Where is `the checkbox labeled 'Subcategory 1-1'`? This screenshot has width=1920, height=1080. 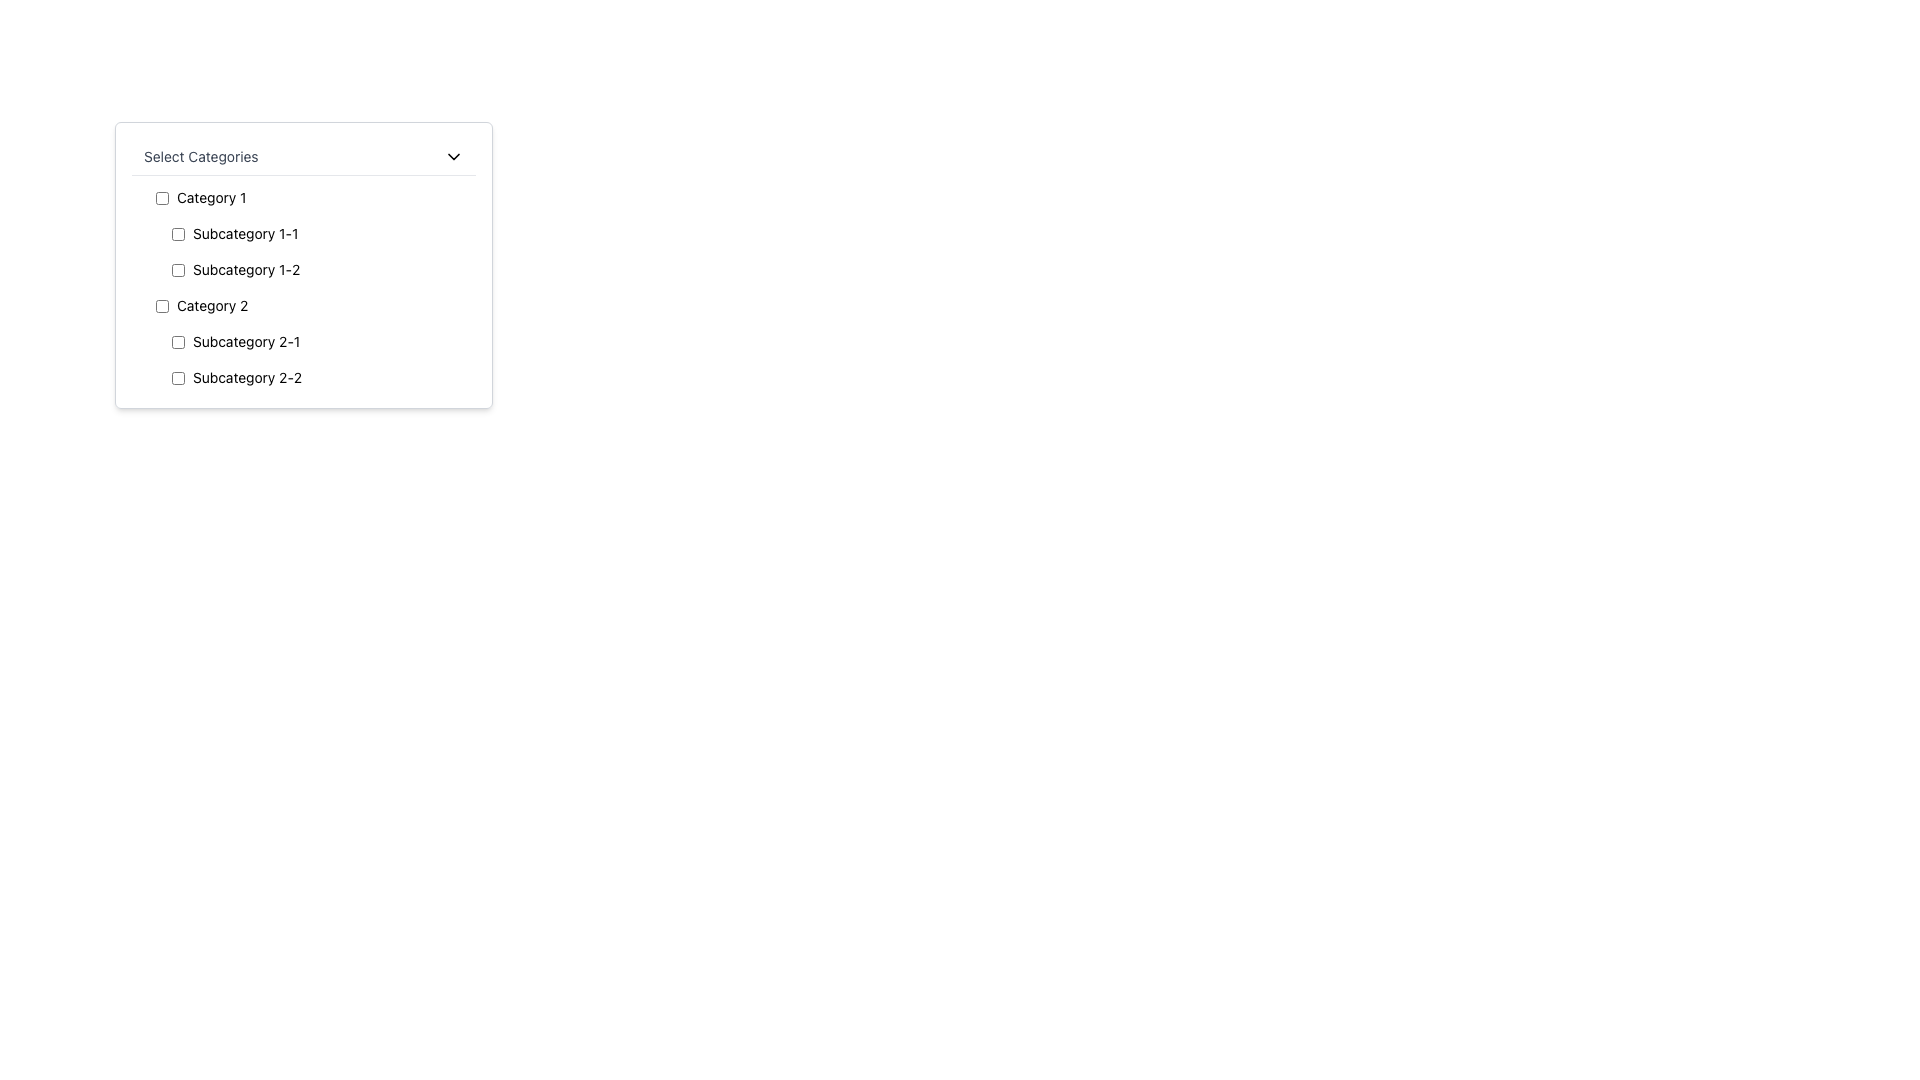 the checkbox labeled 'Subcategory 1-1' is located at coordinates (320, 233).